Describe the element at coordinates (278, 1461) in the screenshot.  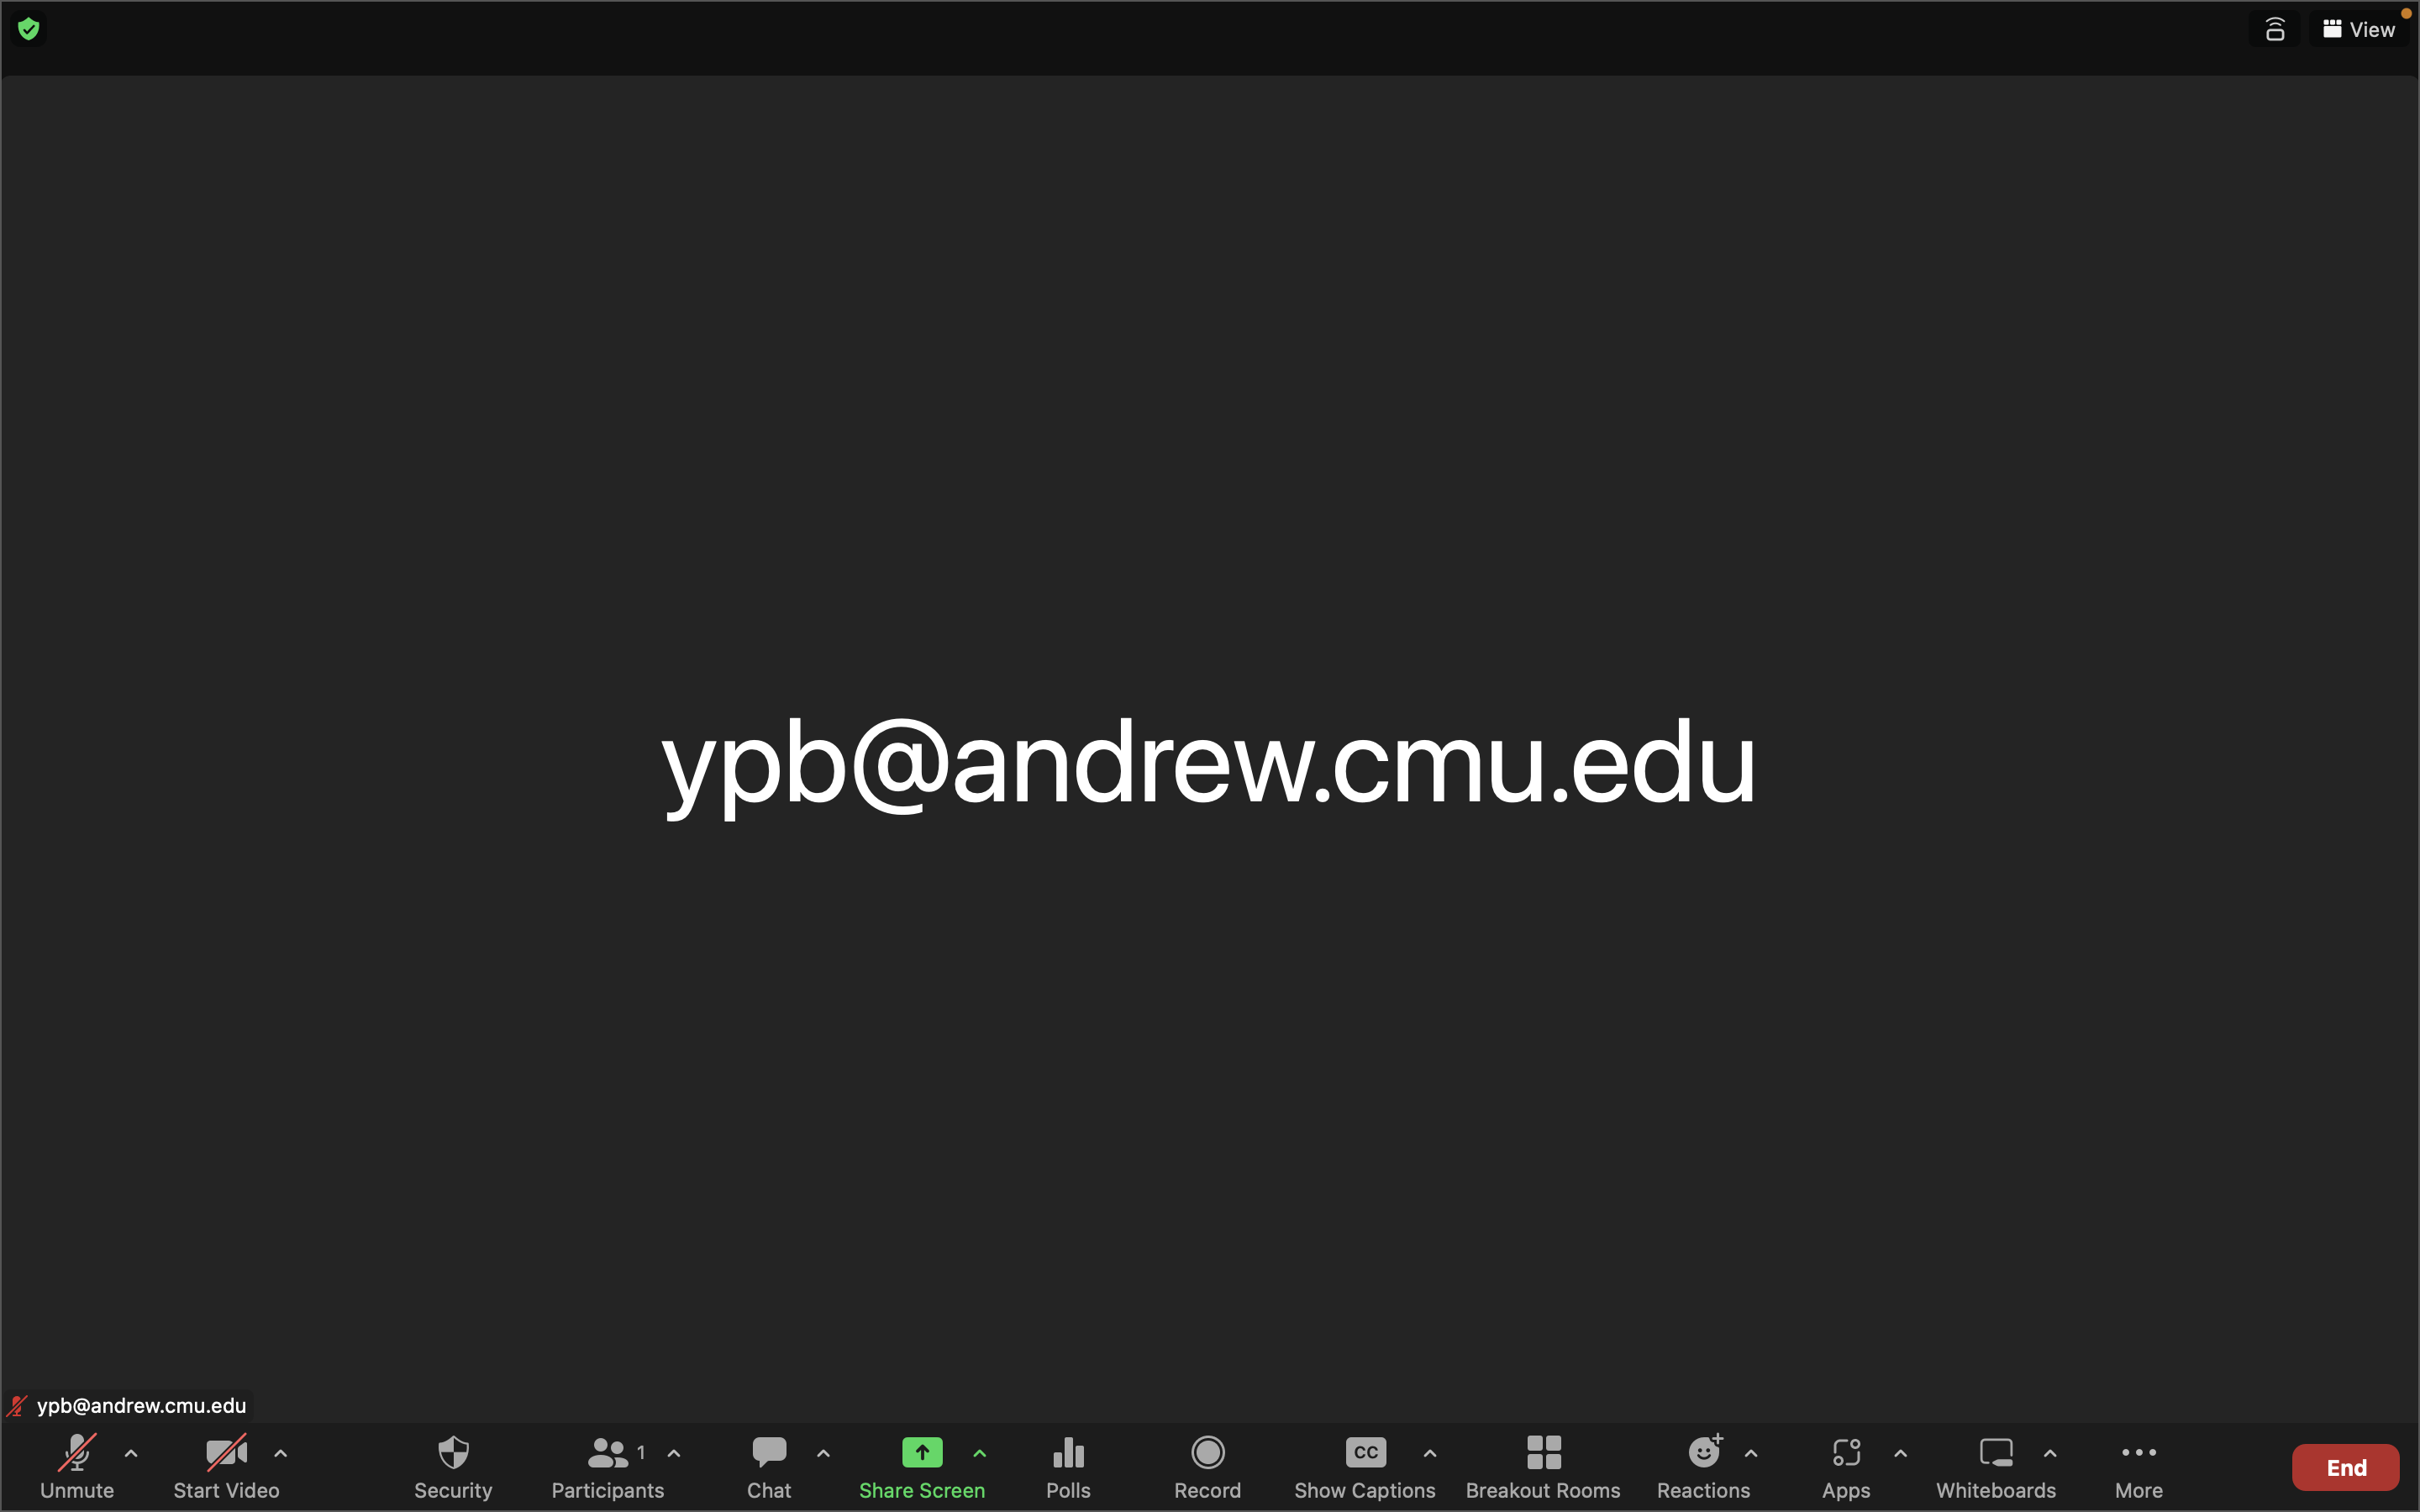
I see `the settings for video` at that location.